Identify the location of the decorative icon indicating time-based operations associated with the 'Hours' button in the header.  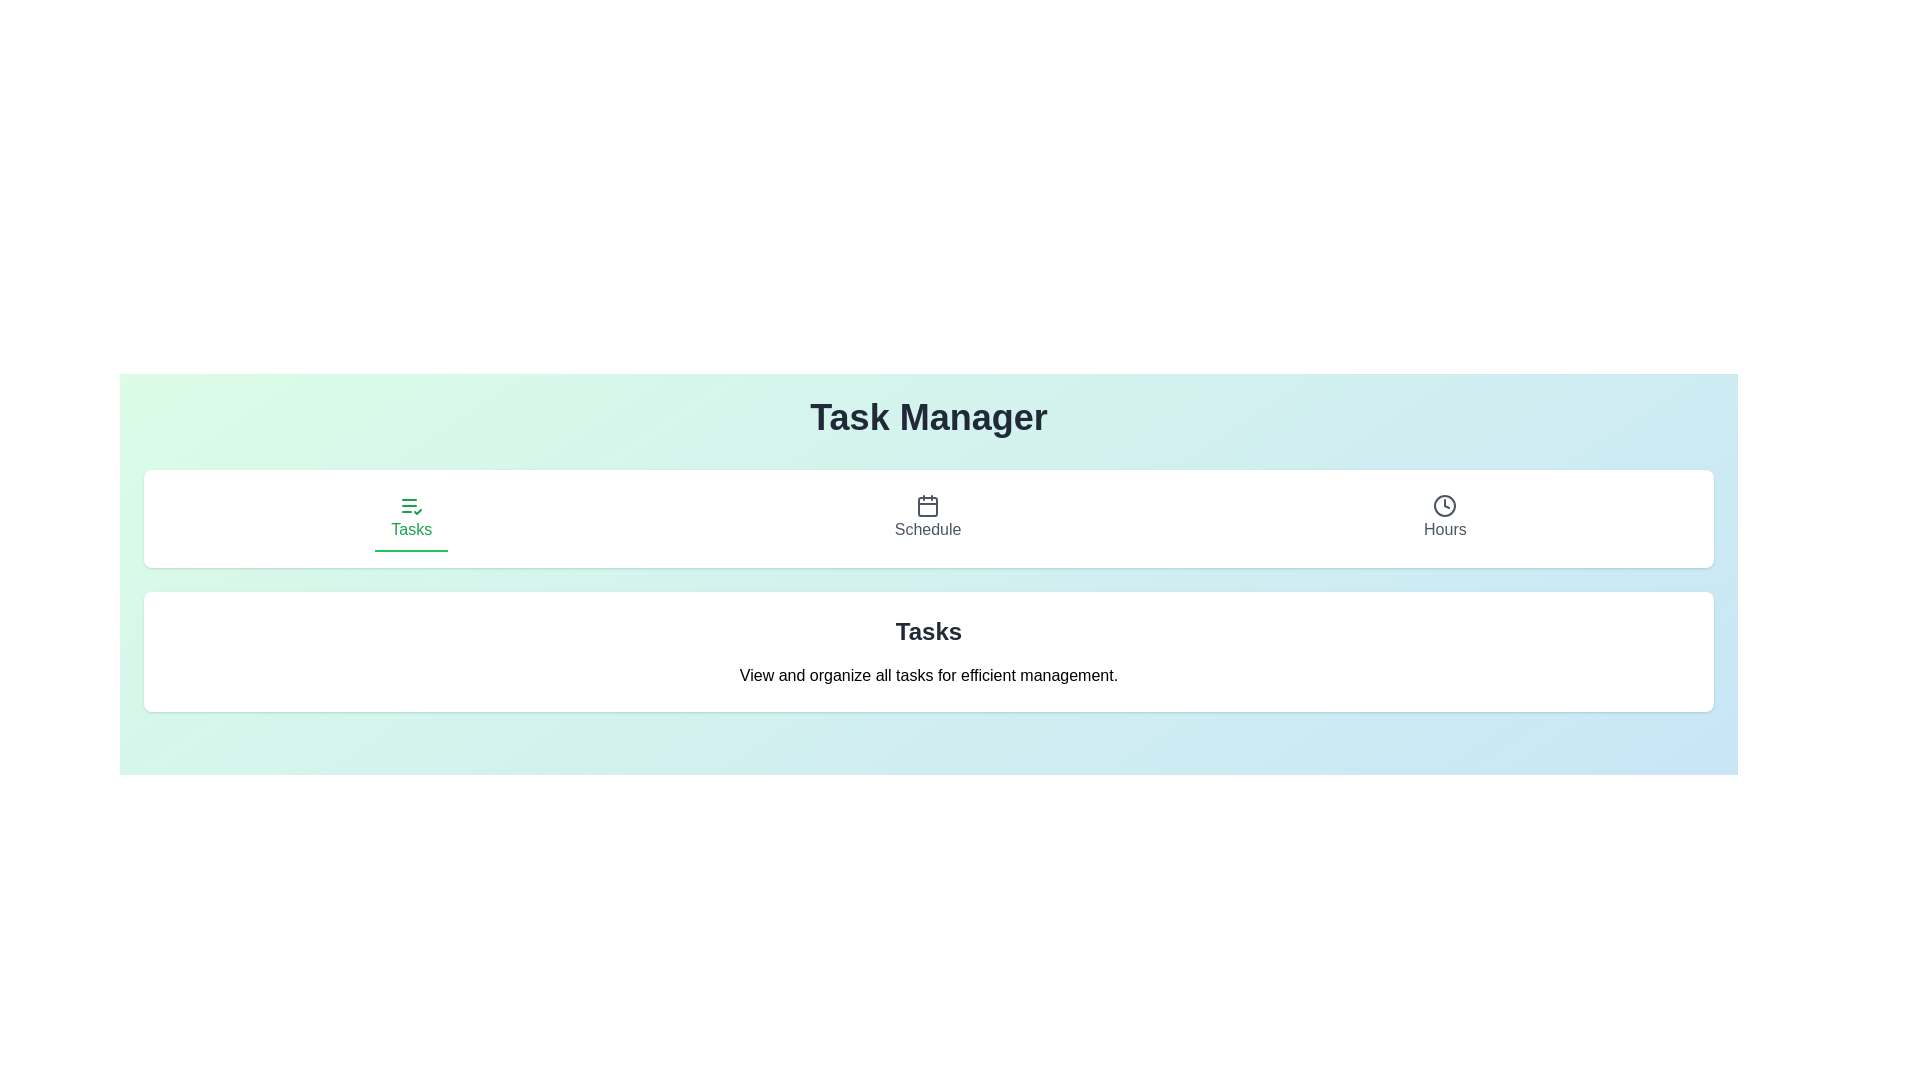
(1445, 504).